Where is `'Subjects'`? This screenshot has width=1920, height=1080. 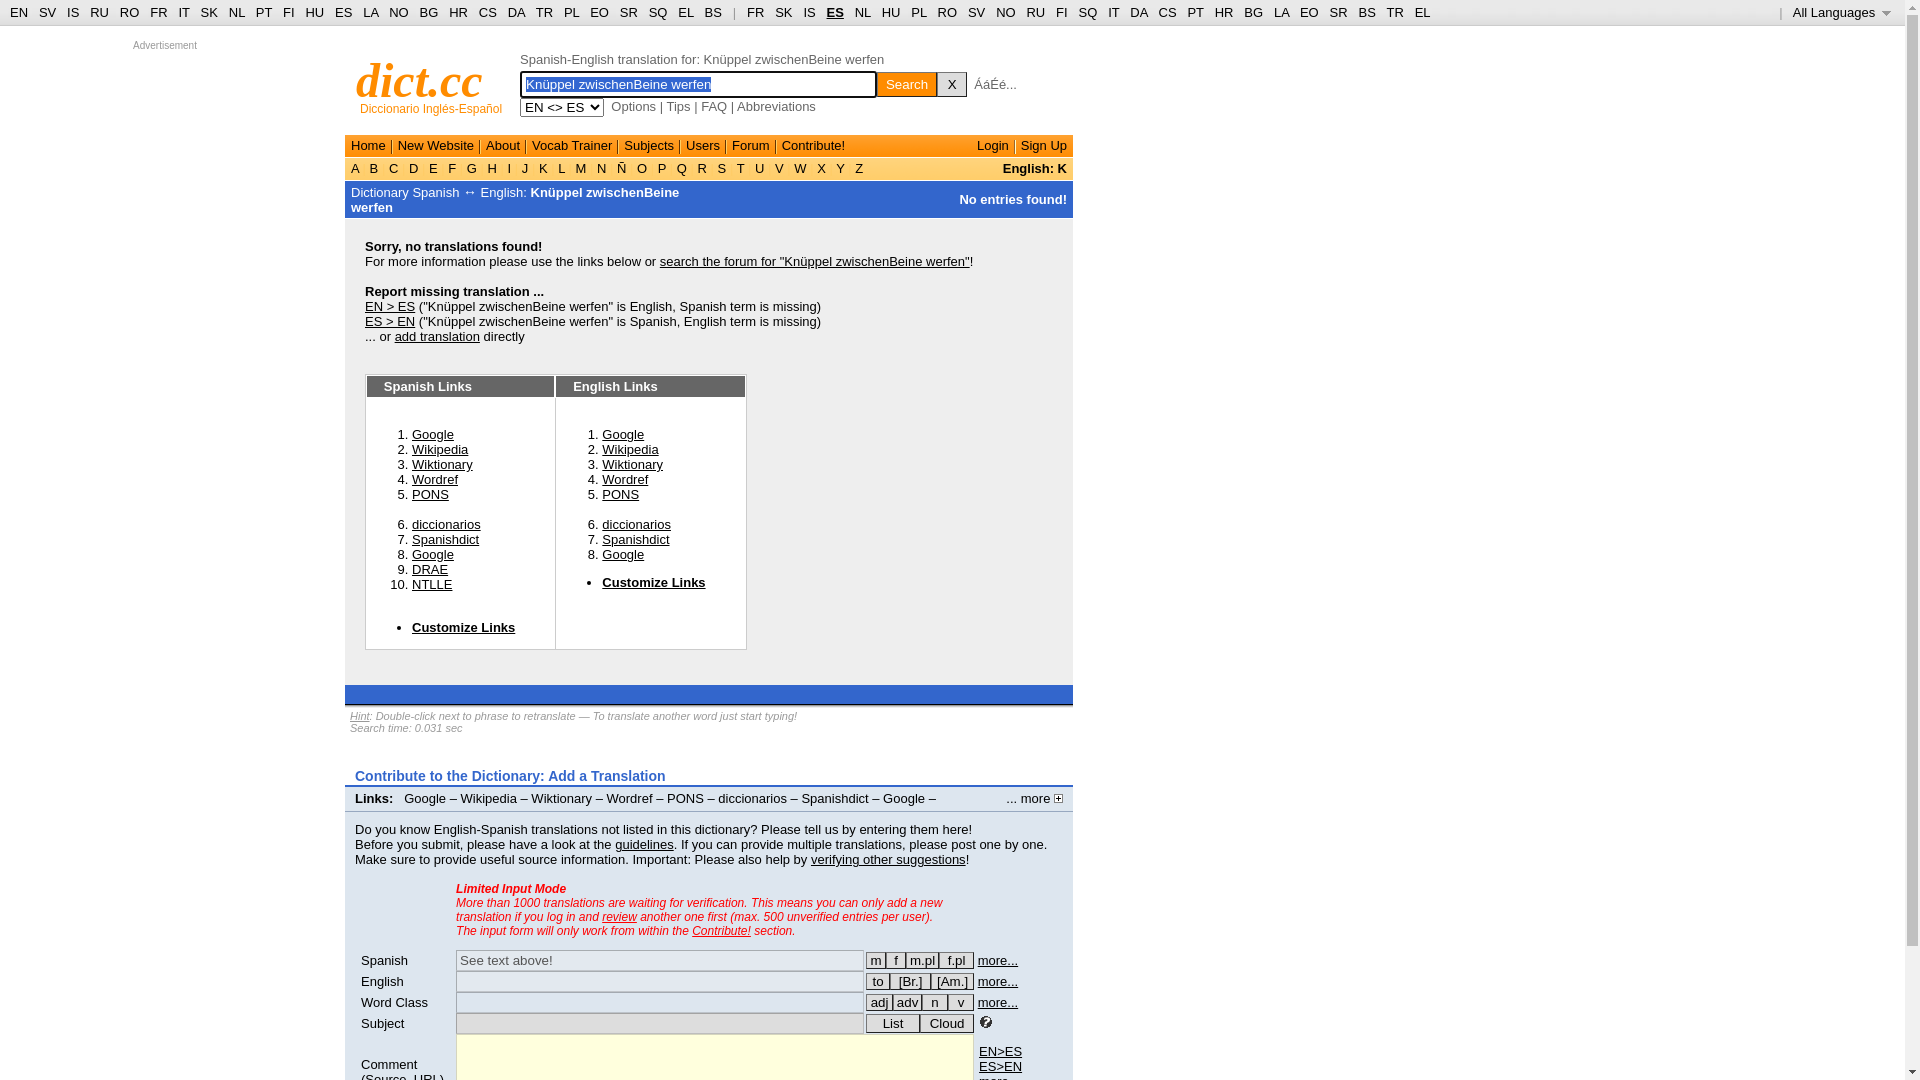 'Subjects' is located at coordinates (648, 144).